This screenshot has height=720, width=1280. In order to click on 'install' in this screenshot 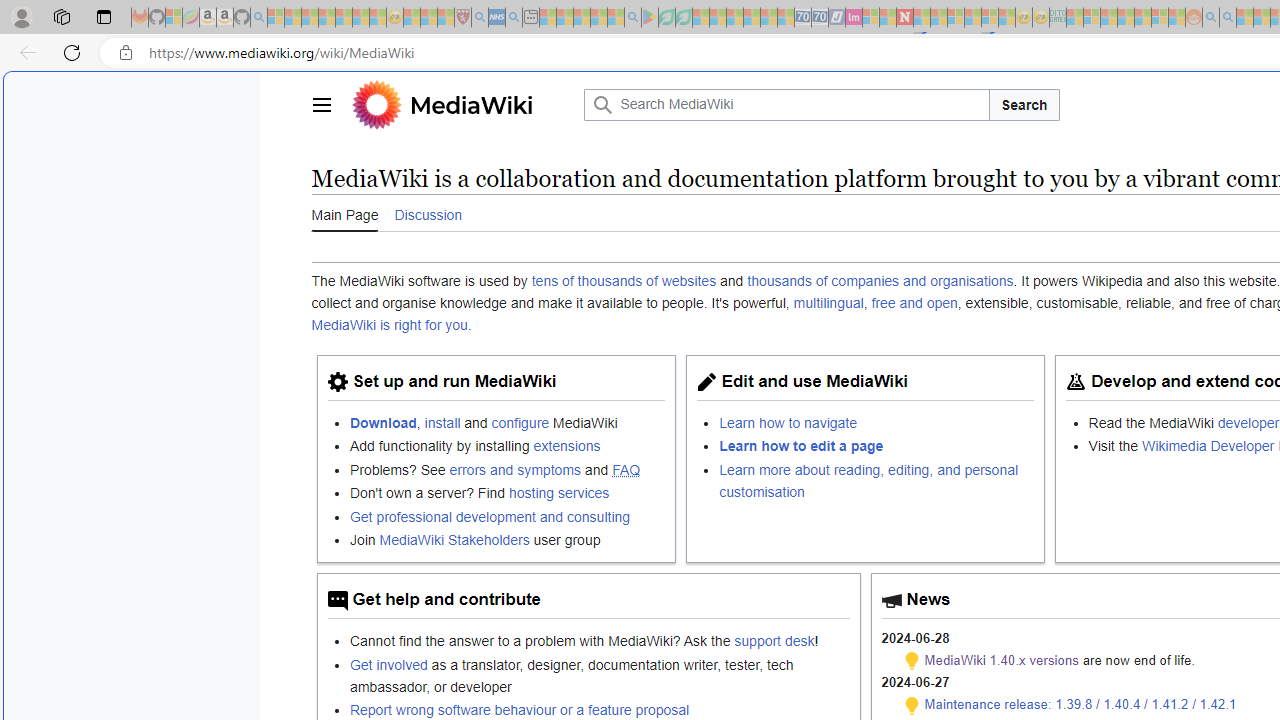, I will do `click(441, 421)`.